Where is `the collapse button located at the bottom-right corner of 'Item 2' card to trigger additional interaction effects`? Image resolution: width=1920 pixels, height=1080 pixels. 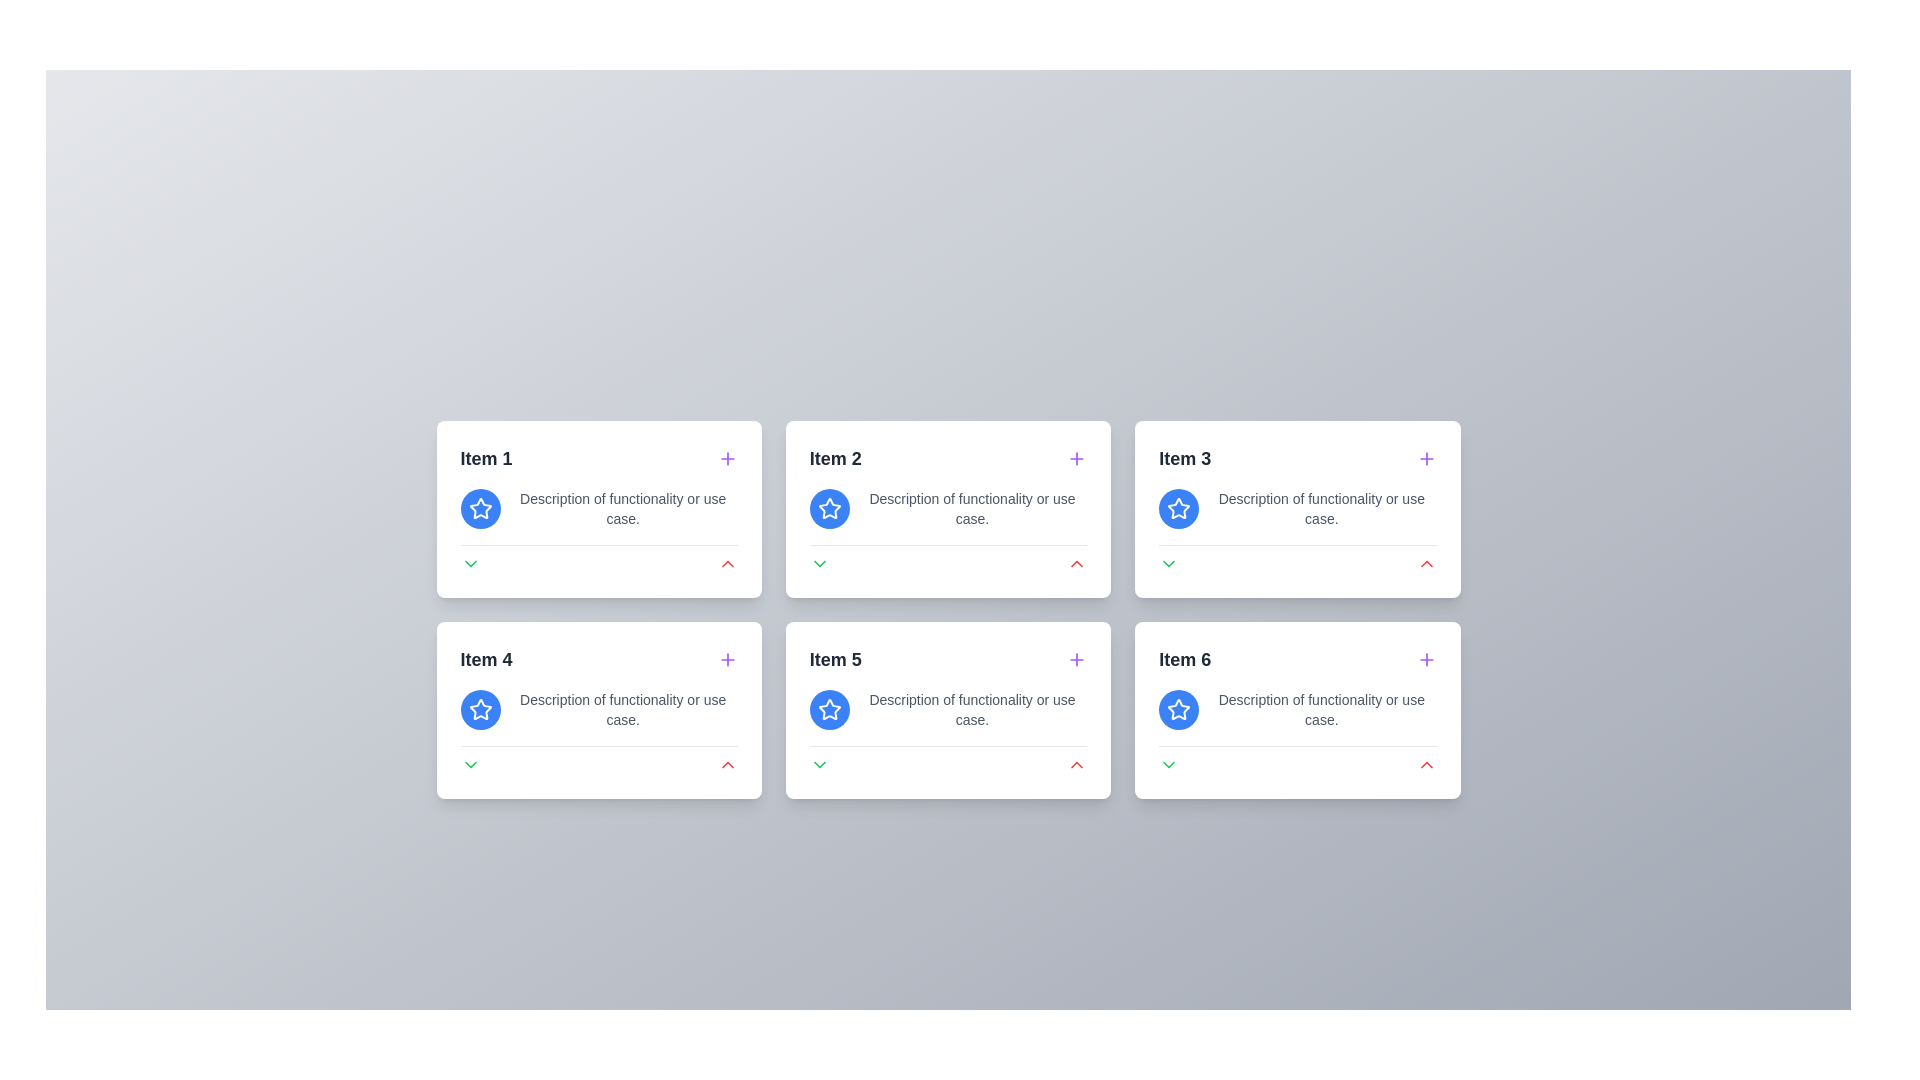 the collapse button located at the bottom-right corner of 'Item 2' card to trigger additional interaction effects is located at coordinates (726, 563).